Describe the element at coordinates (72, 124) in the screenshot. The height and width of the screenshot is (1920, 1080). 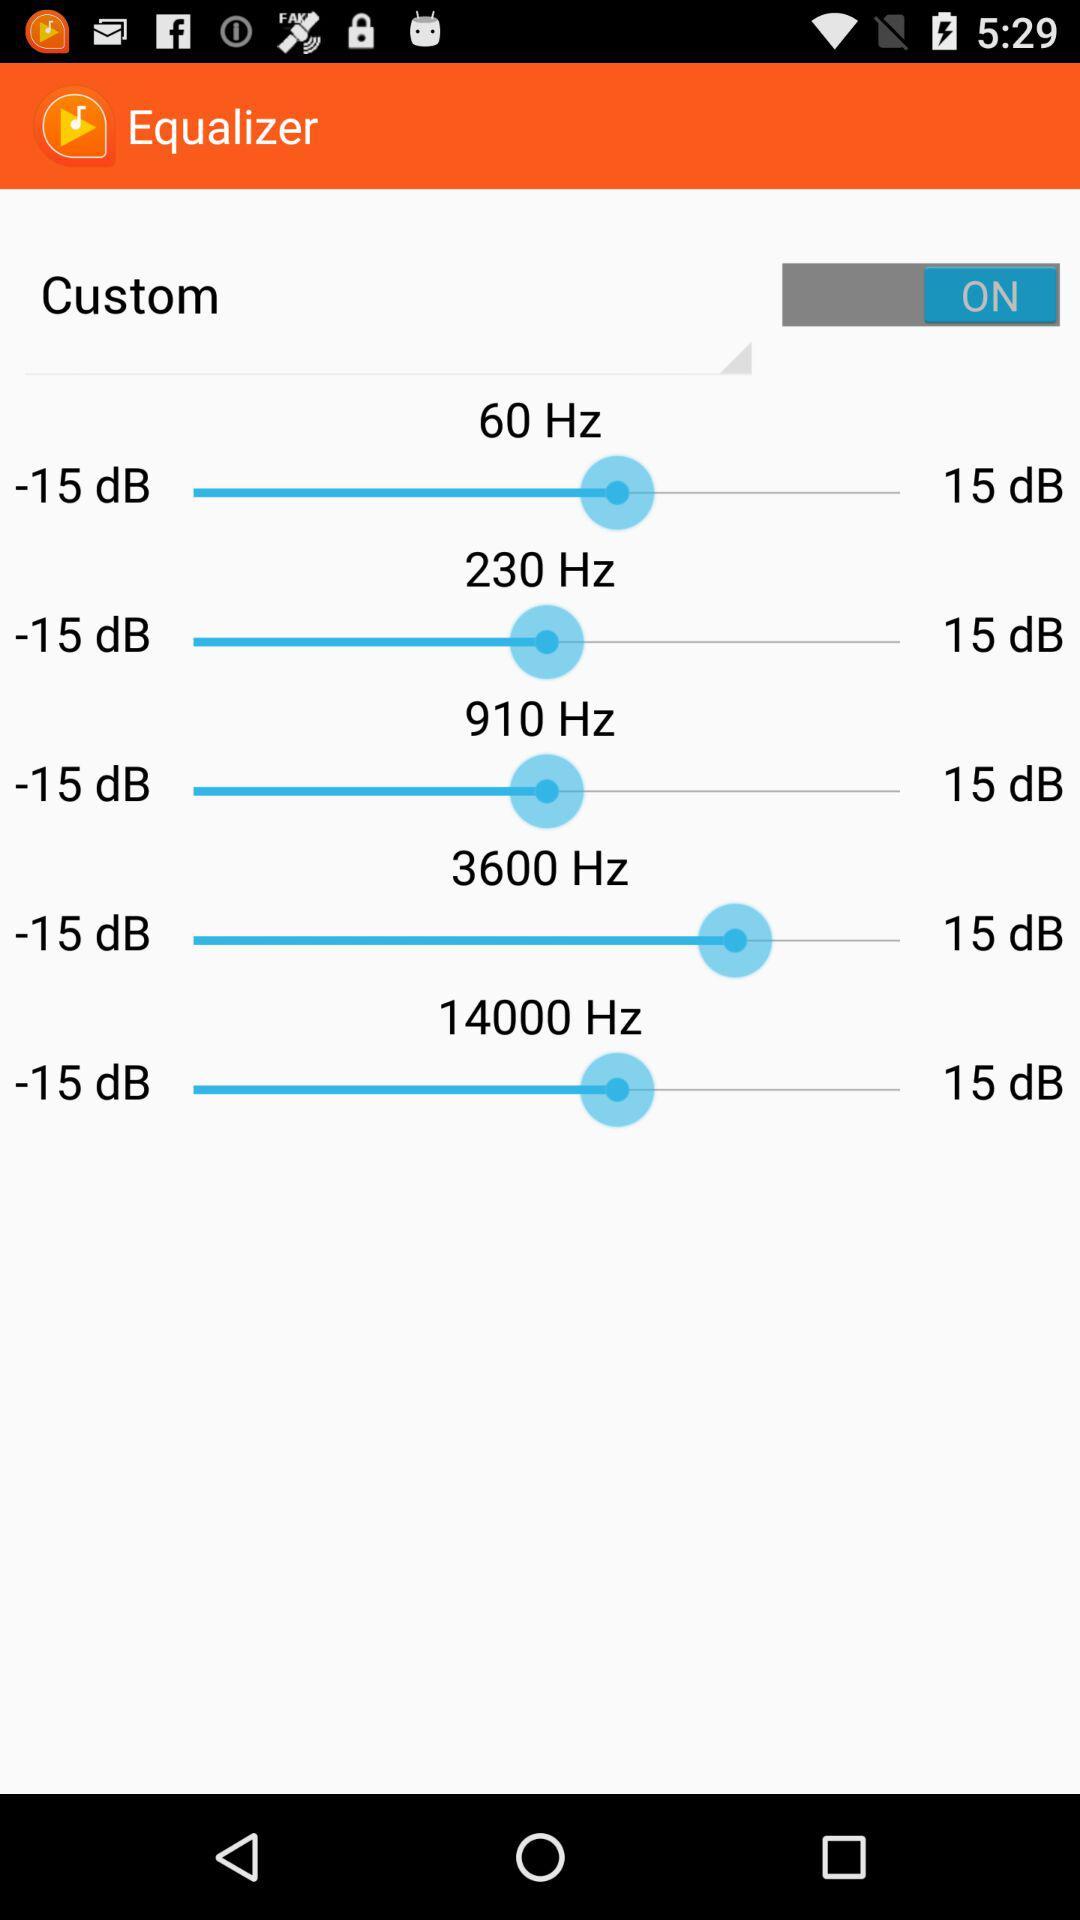
I see `icon beside equalizer` at that location.